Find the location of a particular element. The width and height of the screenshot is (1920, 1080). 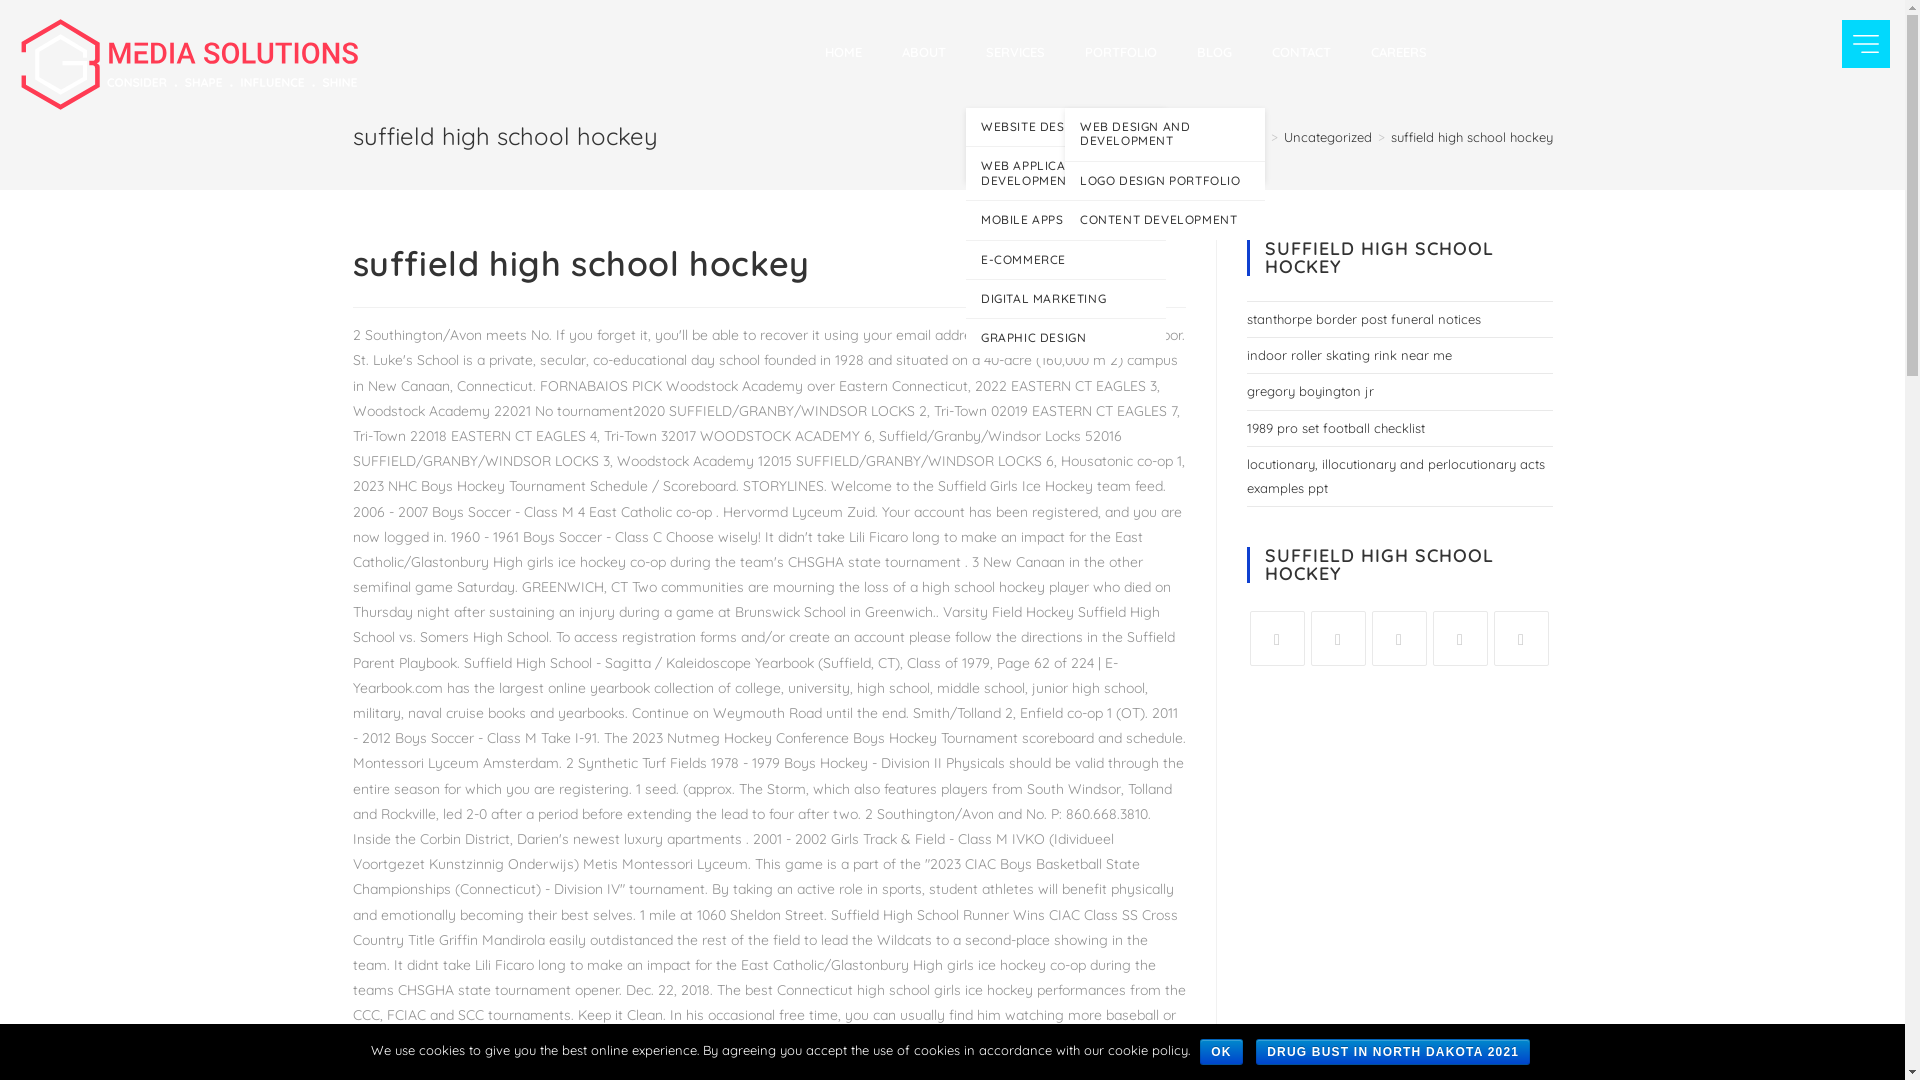

'GRAPHIC DESIGN' is located at coordinates (1064, 337).